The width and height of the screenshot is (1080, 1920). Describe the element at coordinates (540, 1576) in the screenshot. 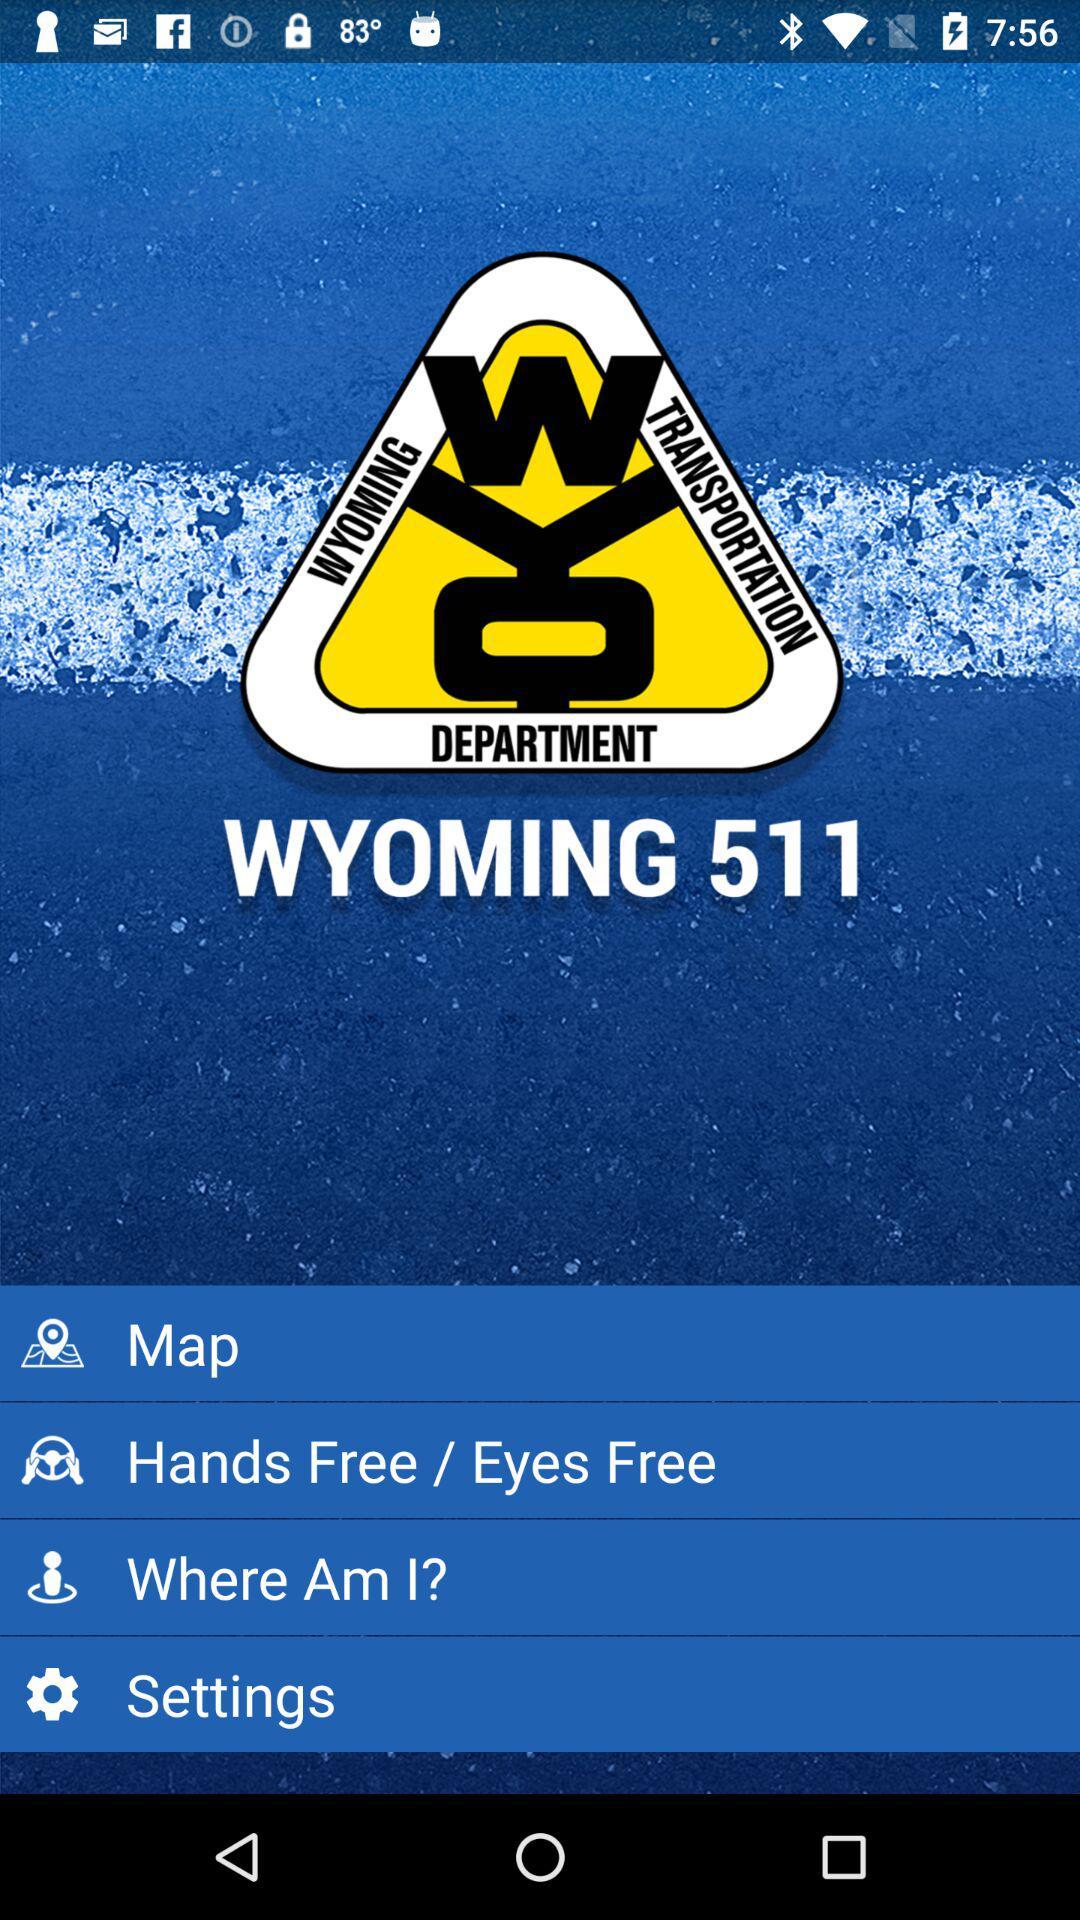

I see `icon below hands free eyes icon` at that location.